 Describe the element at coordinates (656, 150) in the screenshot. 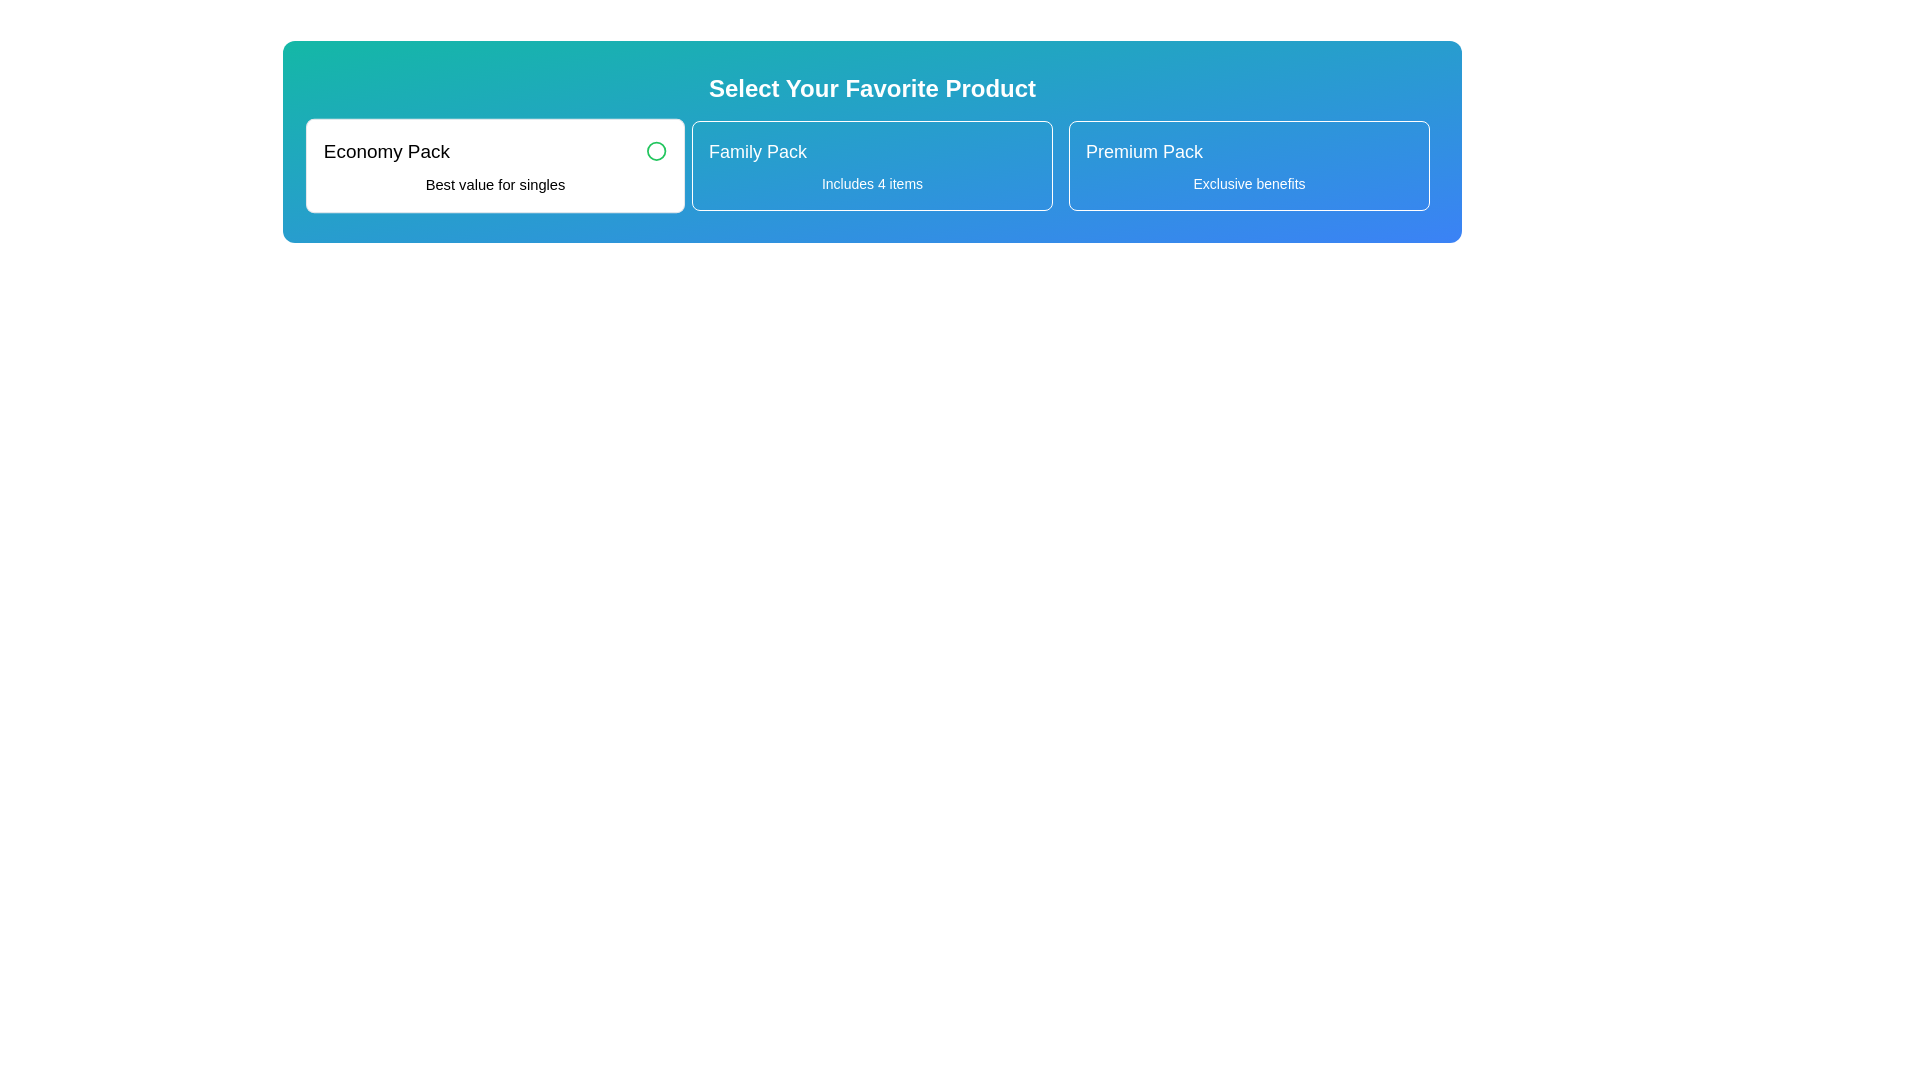

I see `the circular status icon located at the top-right of the 'Economy Pack' card, adjacent to the text 'Economy Pack'` at that location.